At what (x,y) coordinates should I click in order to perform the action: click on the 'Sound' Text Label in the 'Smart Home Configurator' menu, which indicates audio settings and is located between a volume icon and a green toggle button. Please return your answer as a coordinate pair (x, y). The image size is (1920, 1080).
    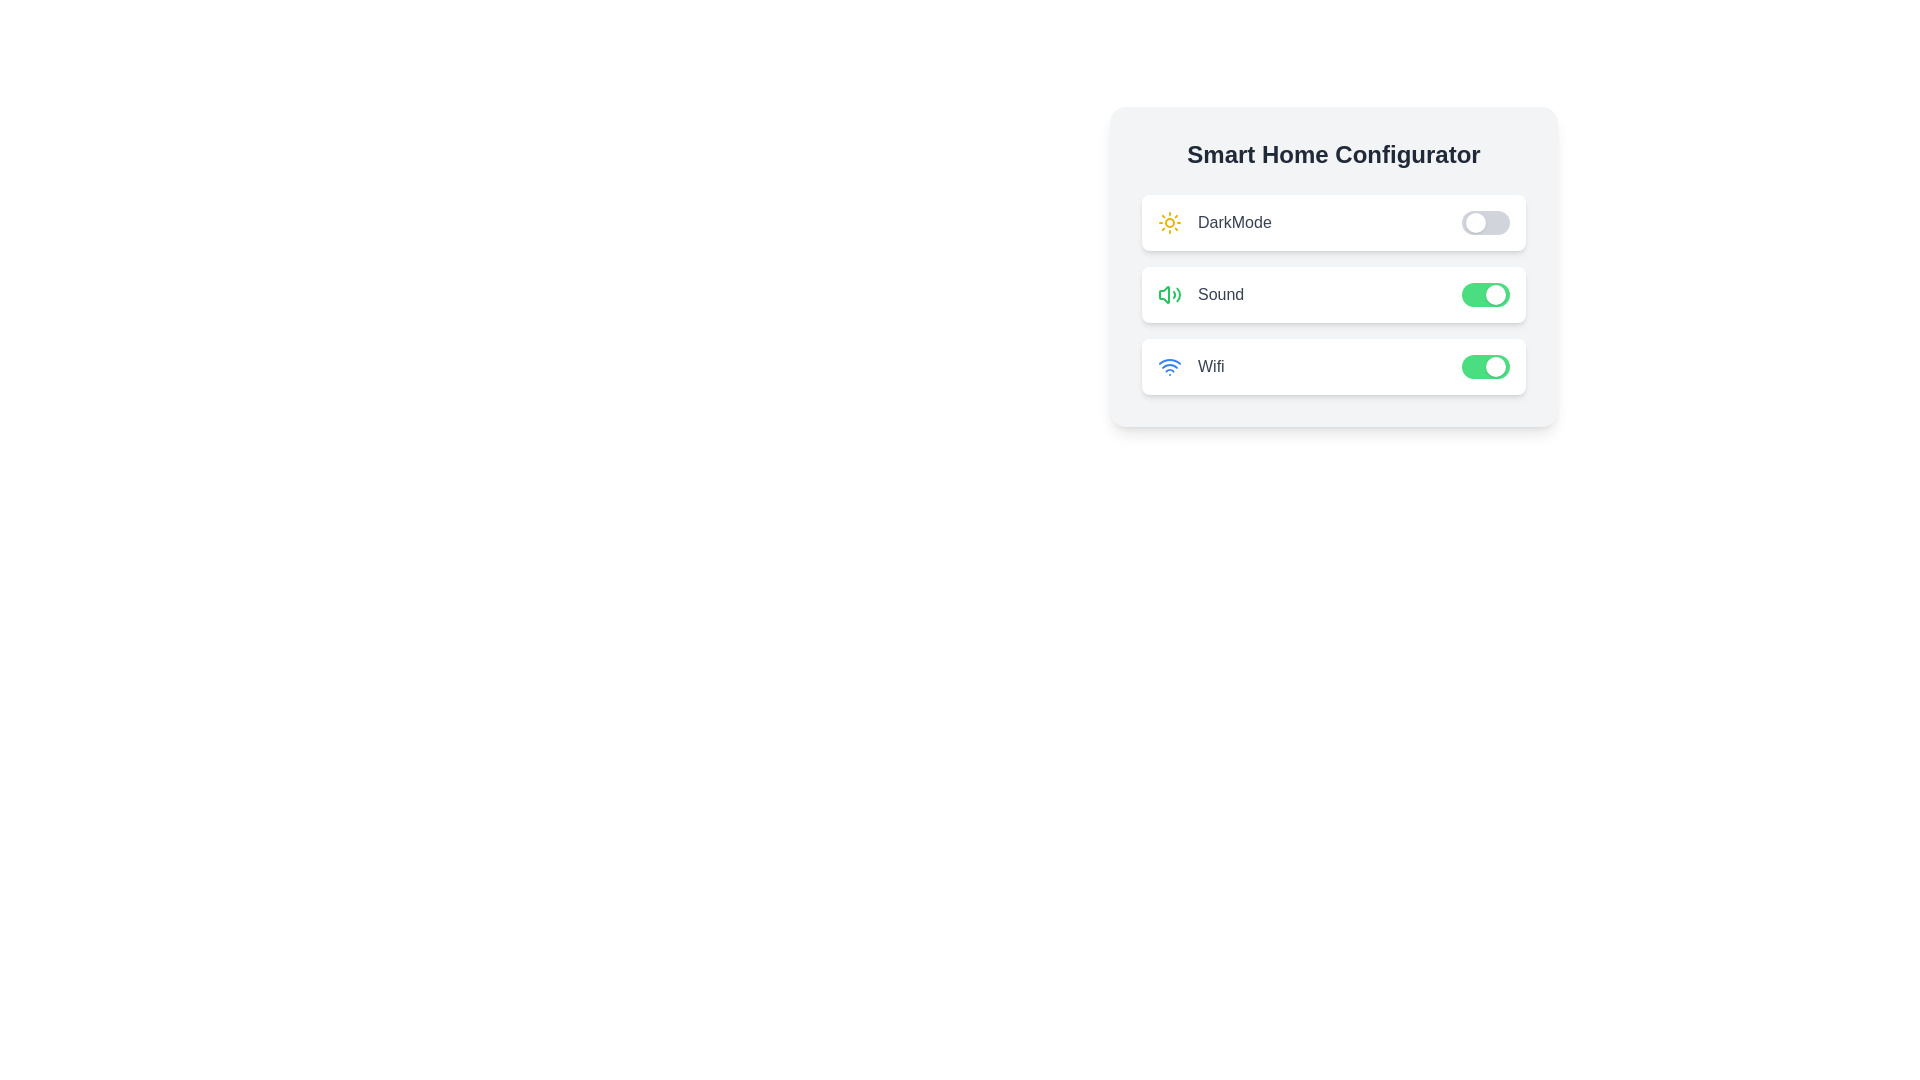
    Looking at the image, I should click on (1220, 294).